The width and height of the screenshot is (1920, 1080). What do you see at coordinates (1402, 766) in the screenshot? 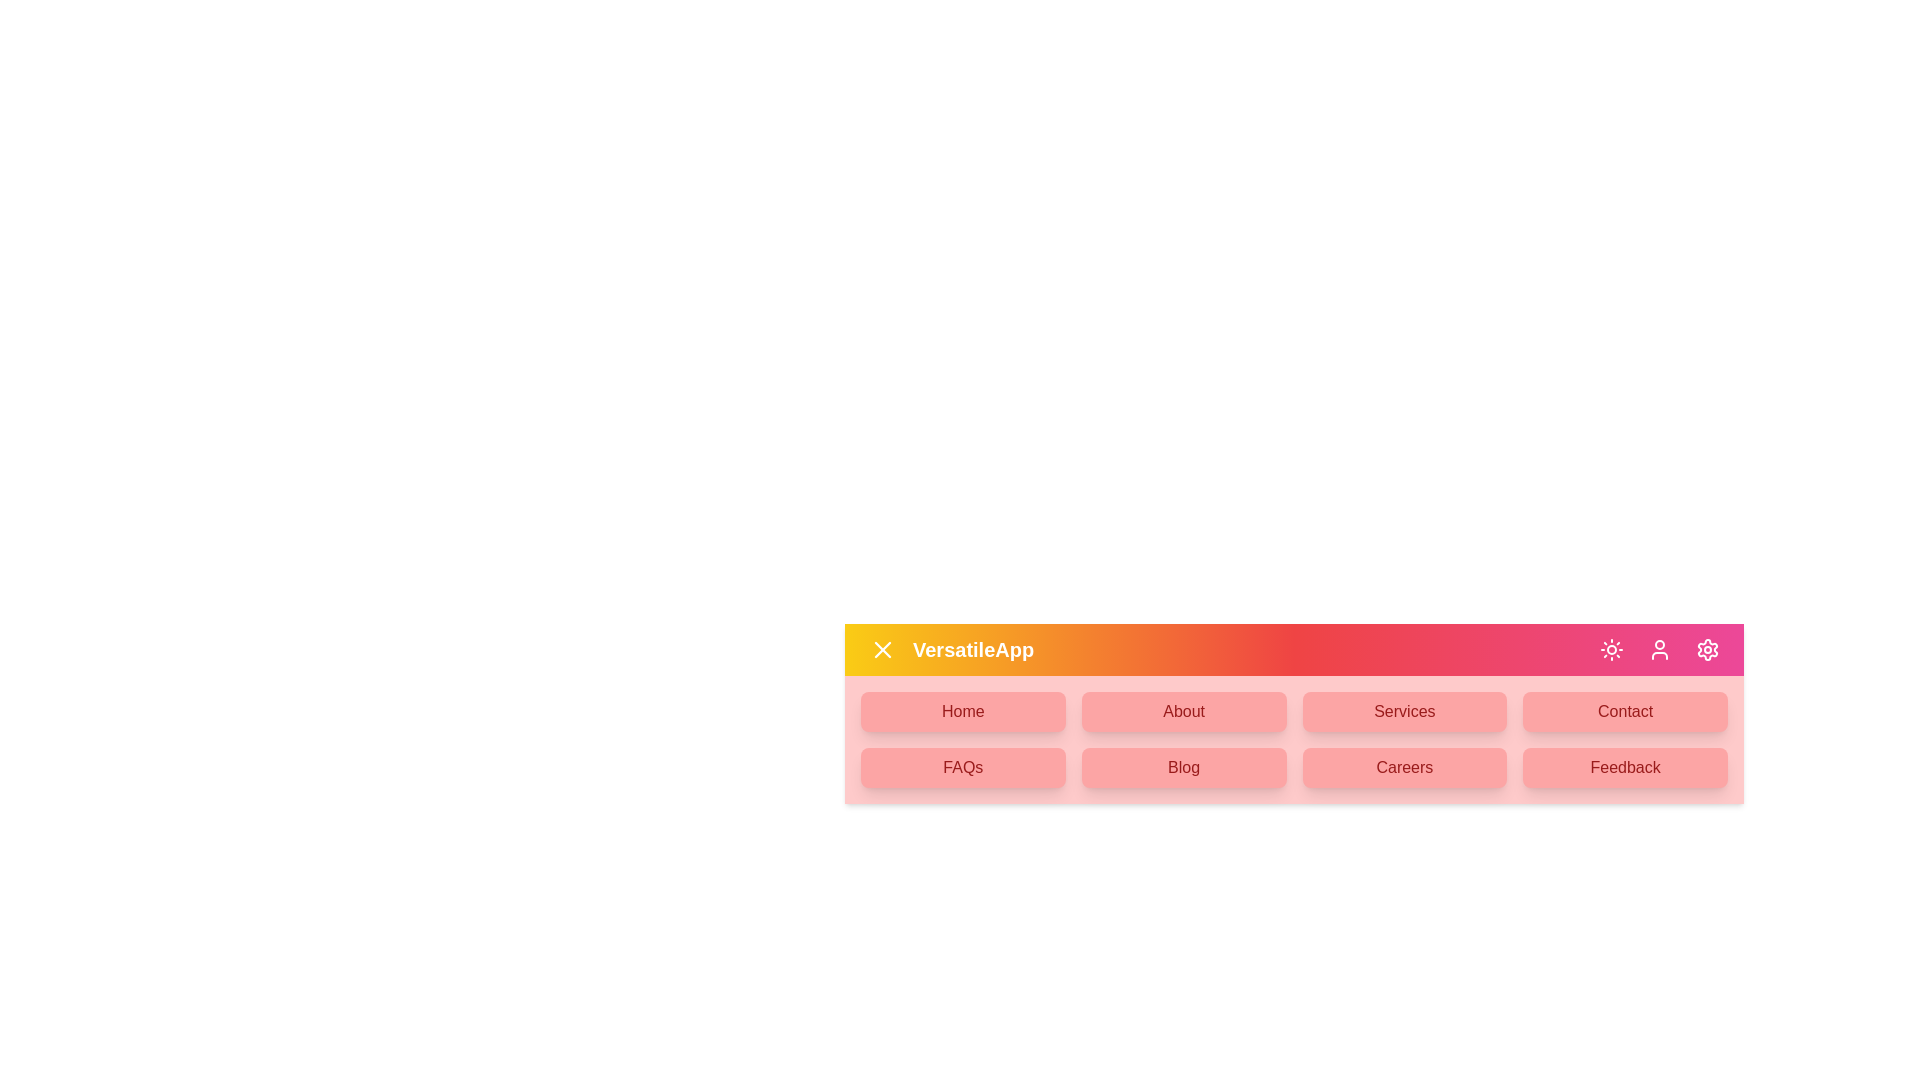
I see `the menu item Careers from the available options` at bounding box center [1402, 766].